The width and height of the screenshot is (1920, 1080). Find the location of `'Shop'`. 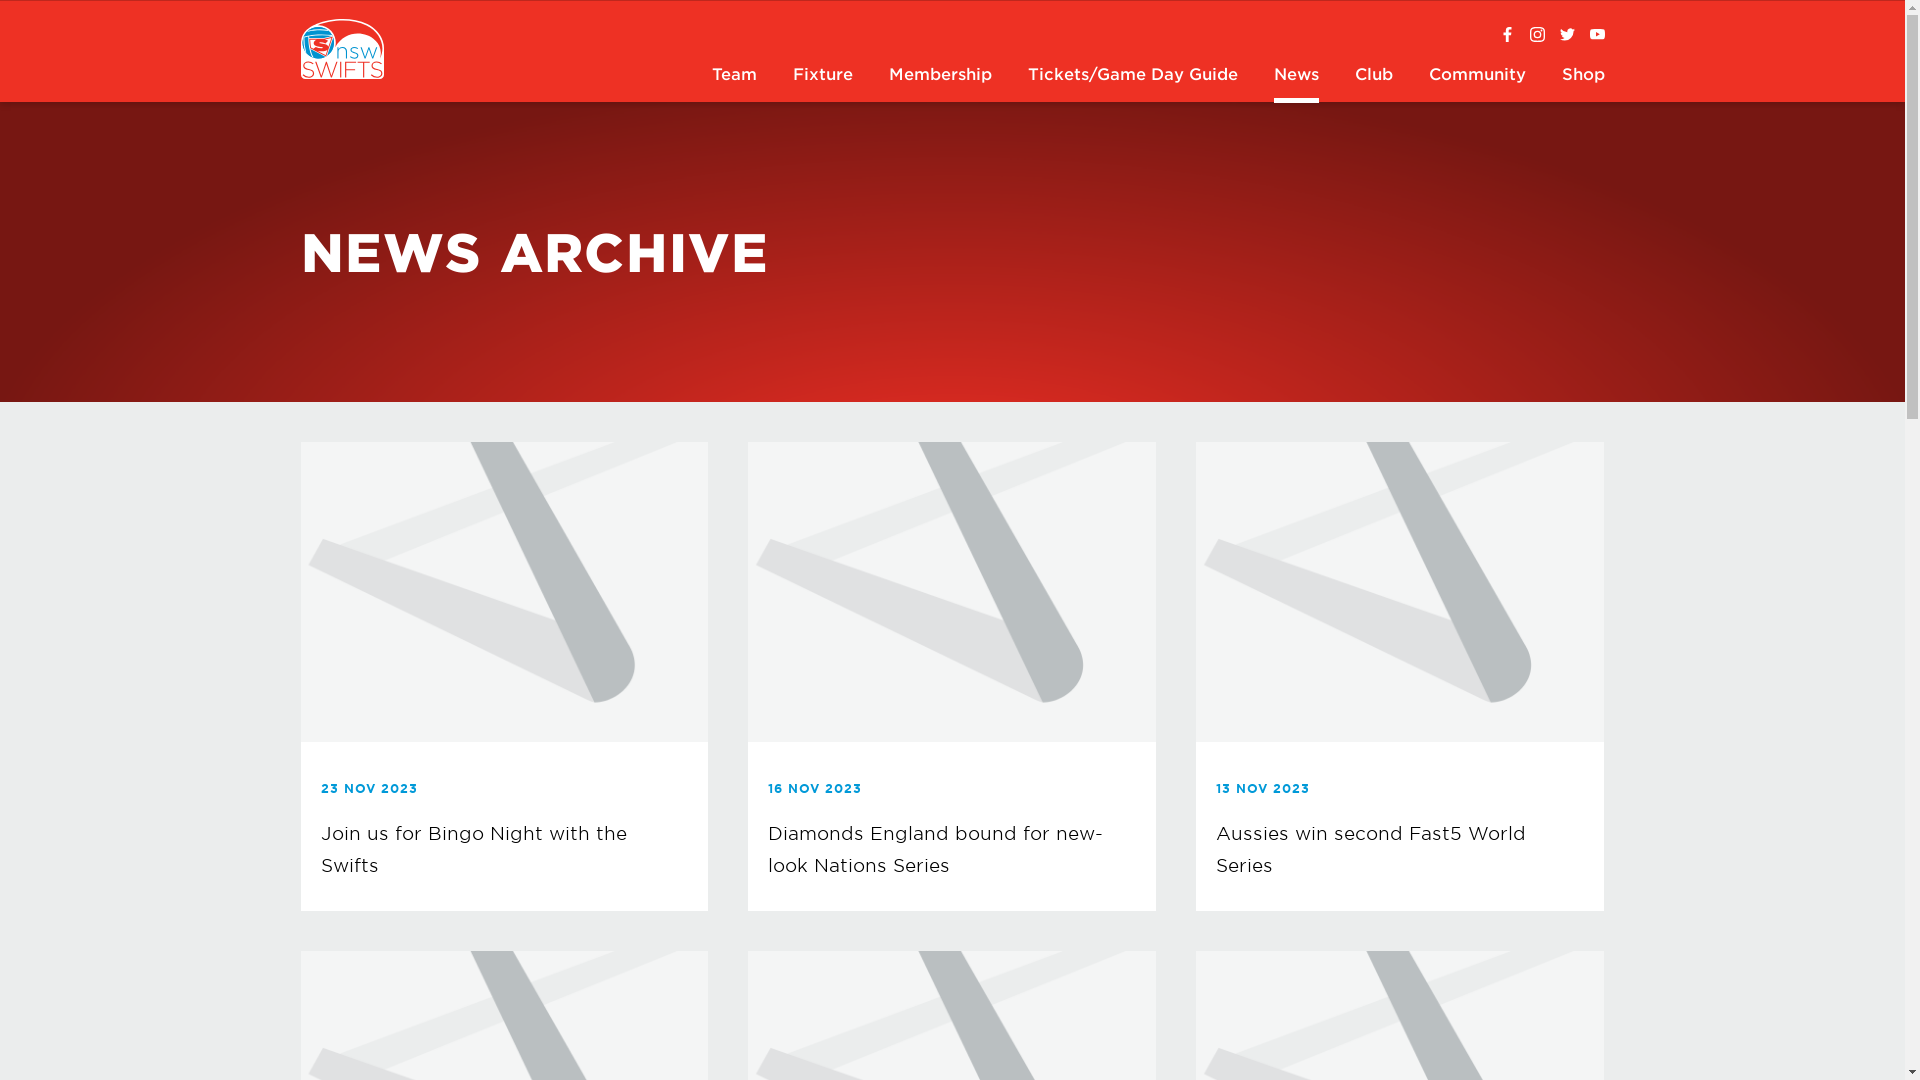

'Shop' is located at coordinates (1581, 75).